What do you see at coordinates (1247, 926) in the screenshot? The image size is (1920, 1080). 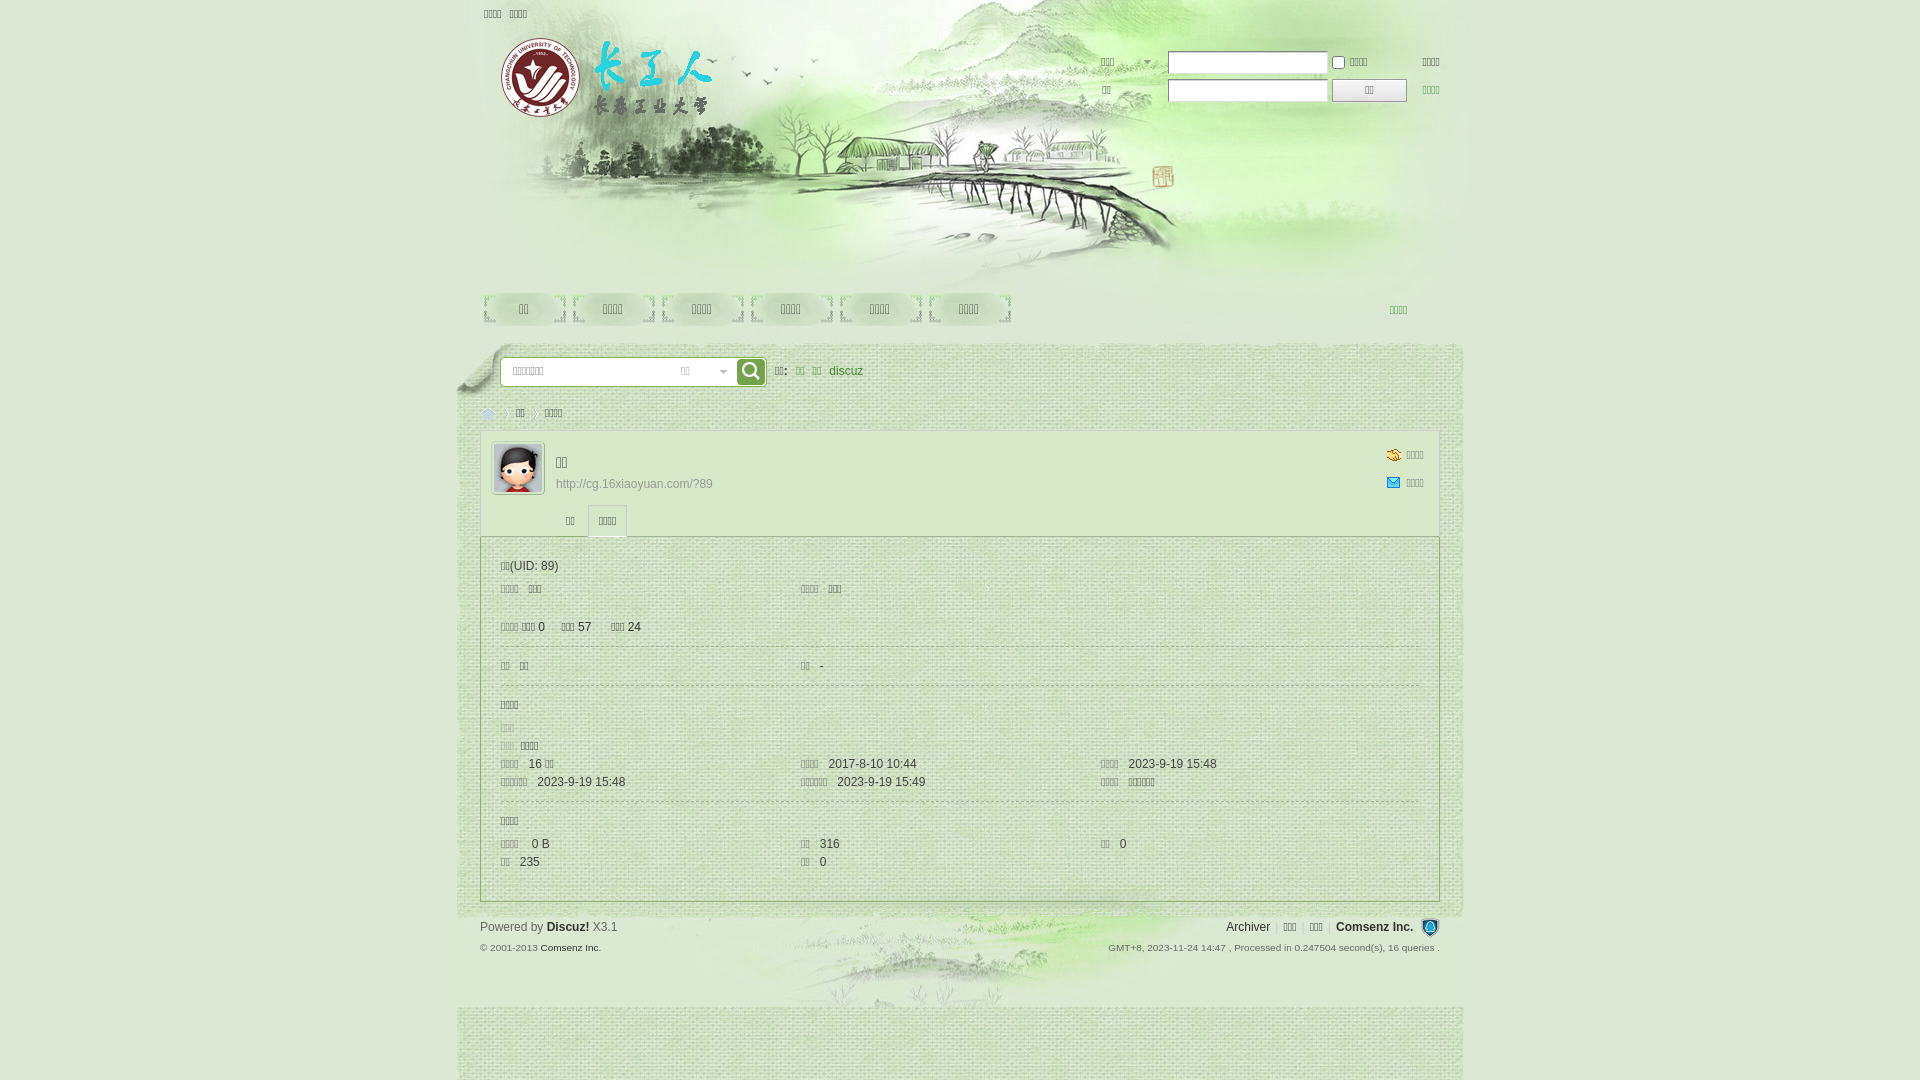 I see `'Archiver'` at bounding box center [1247, 926].